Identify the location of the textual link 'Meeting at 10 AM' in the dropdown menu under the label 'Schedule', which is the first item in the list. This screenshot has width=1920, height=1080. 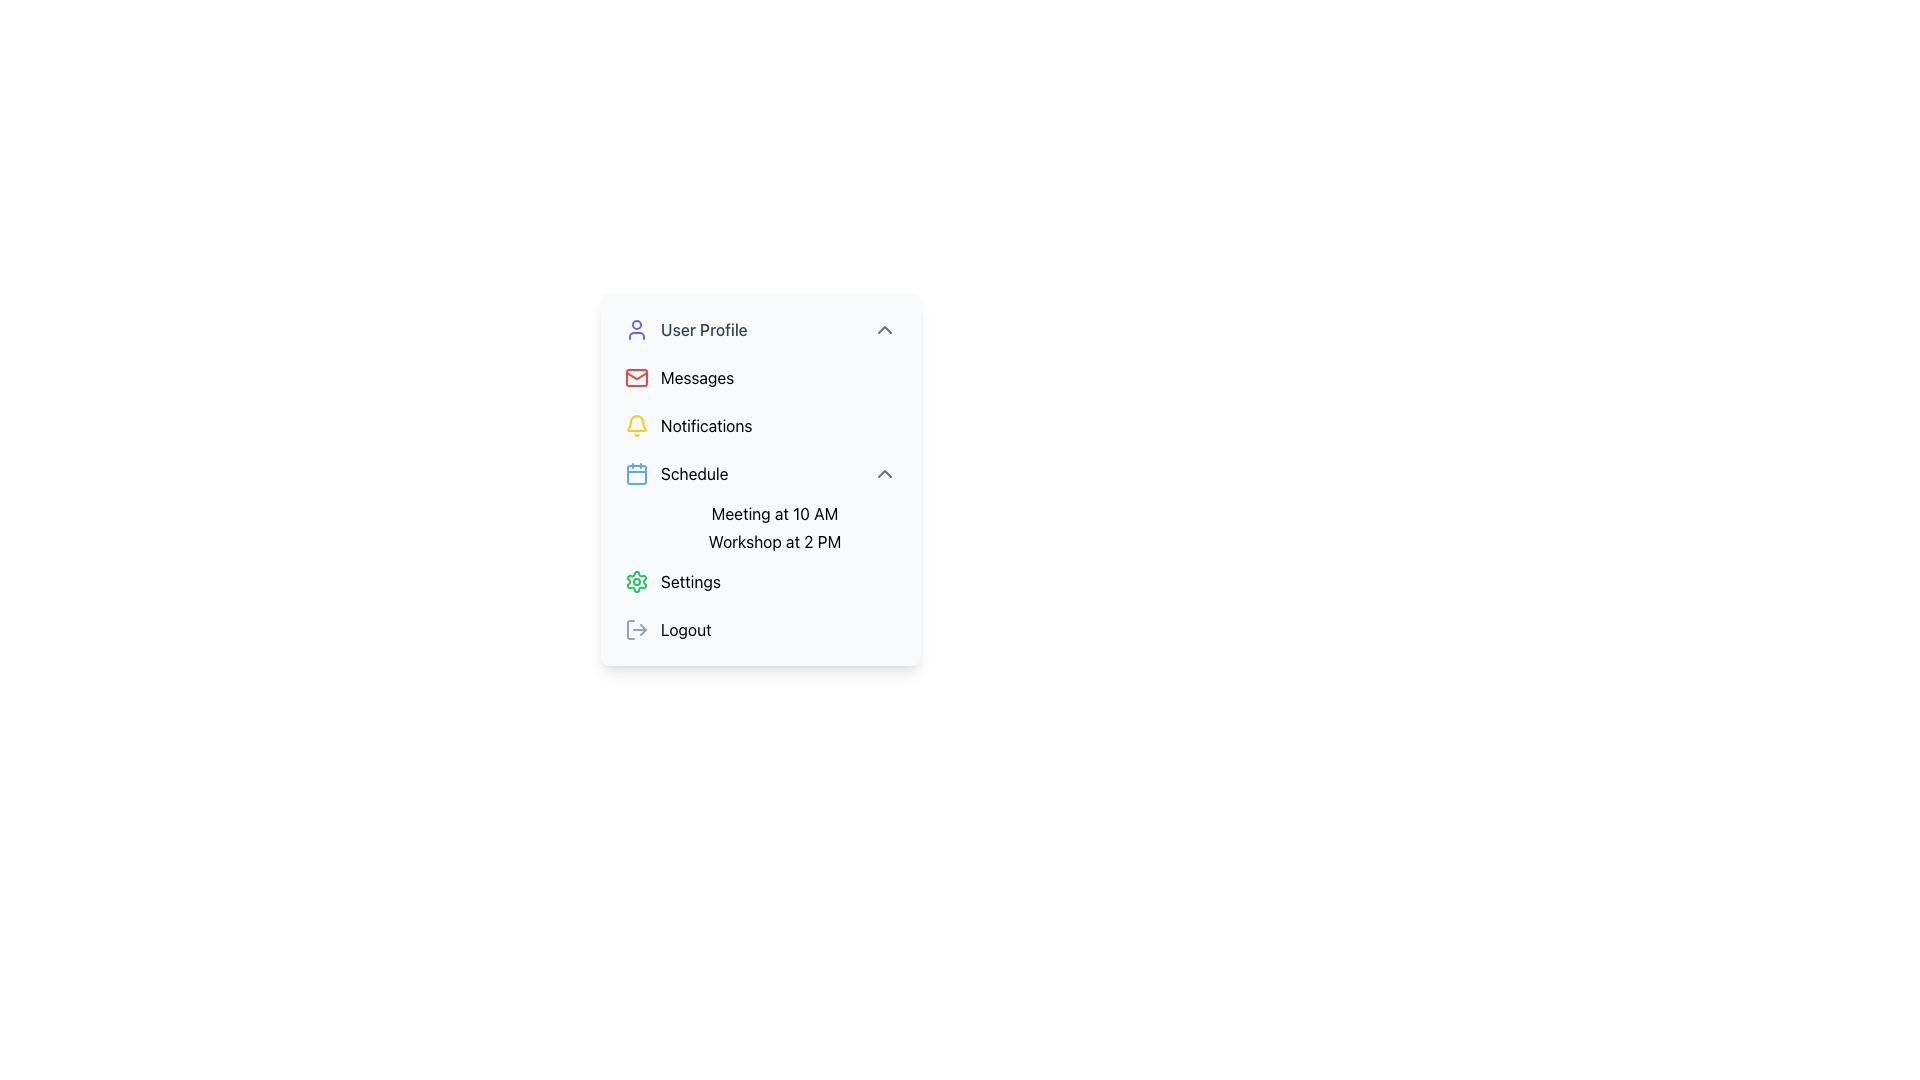
(773, 512).